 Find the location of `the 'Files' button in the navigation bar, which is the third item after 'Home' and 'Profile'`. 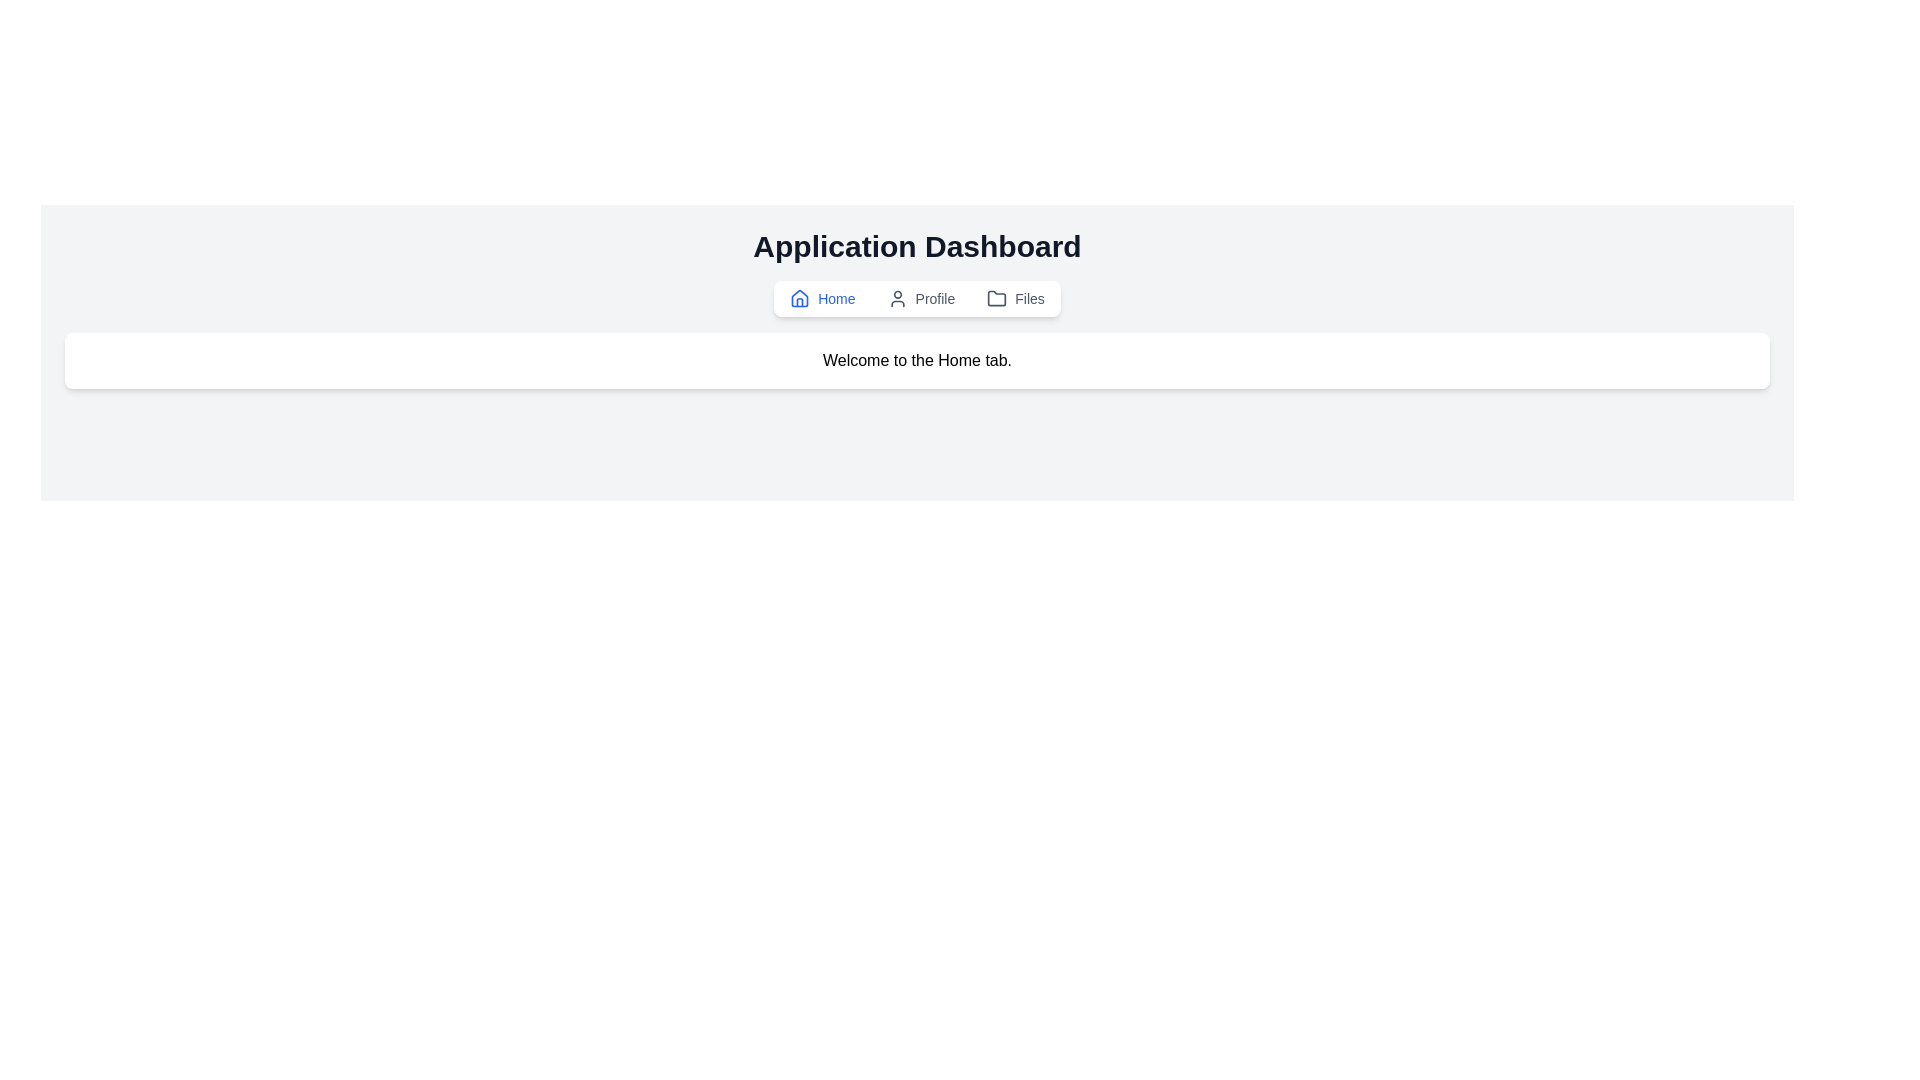

the 'Files' button in the navigation bar, which is the third item after 'Home' and 'Profile' is located at coordinates (1016, 299).